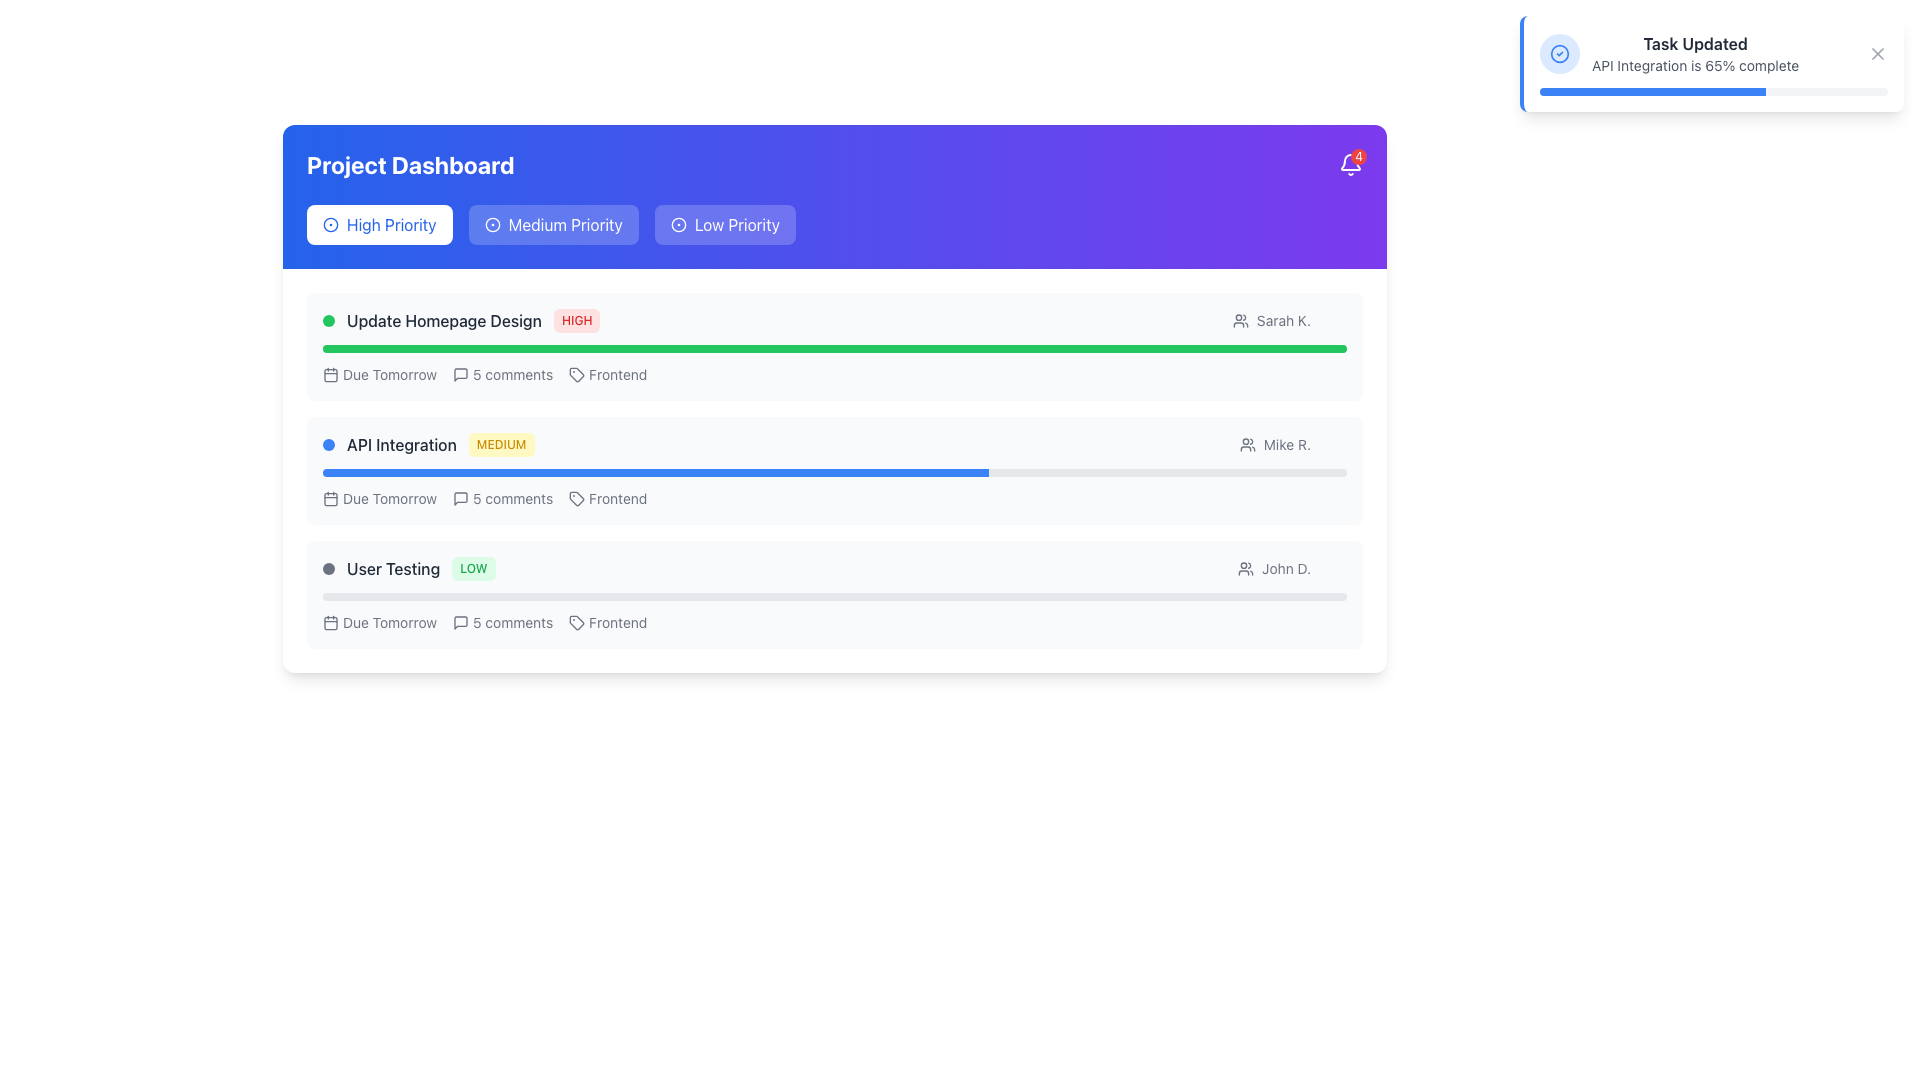 The image size is (1920, 1080). Describe the element at coordinates (1694, 53) in the screenshot. I see `the text display element that shows 'Task Updated' and 'API Integration is 65% complete' in a notification card located in the top-right region of the interface` at that location.